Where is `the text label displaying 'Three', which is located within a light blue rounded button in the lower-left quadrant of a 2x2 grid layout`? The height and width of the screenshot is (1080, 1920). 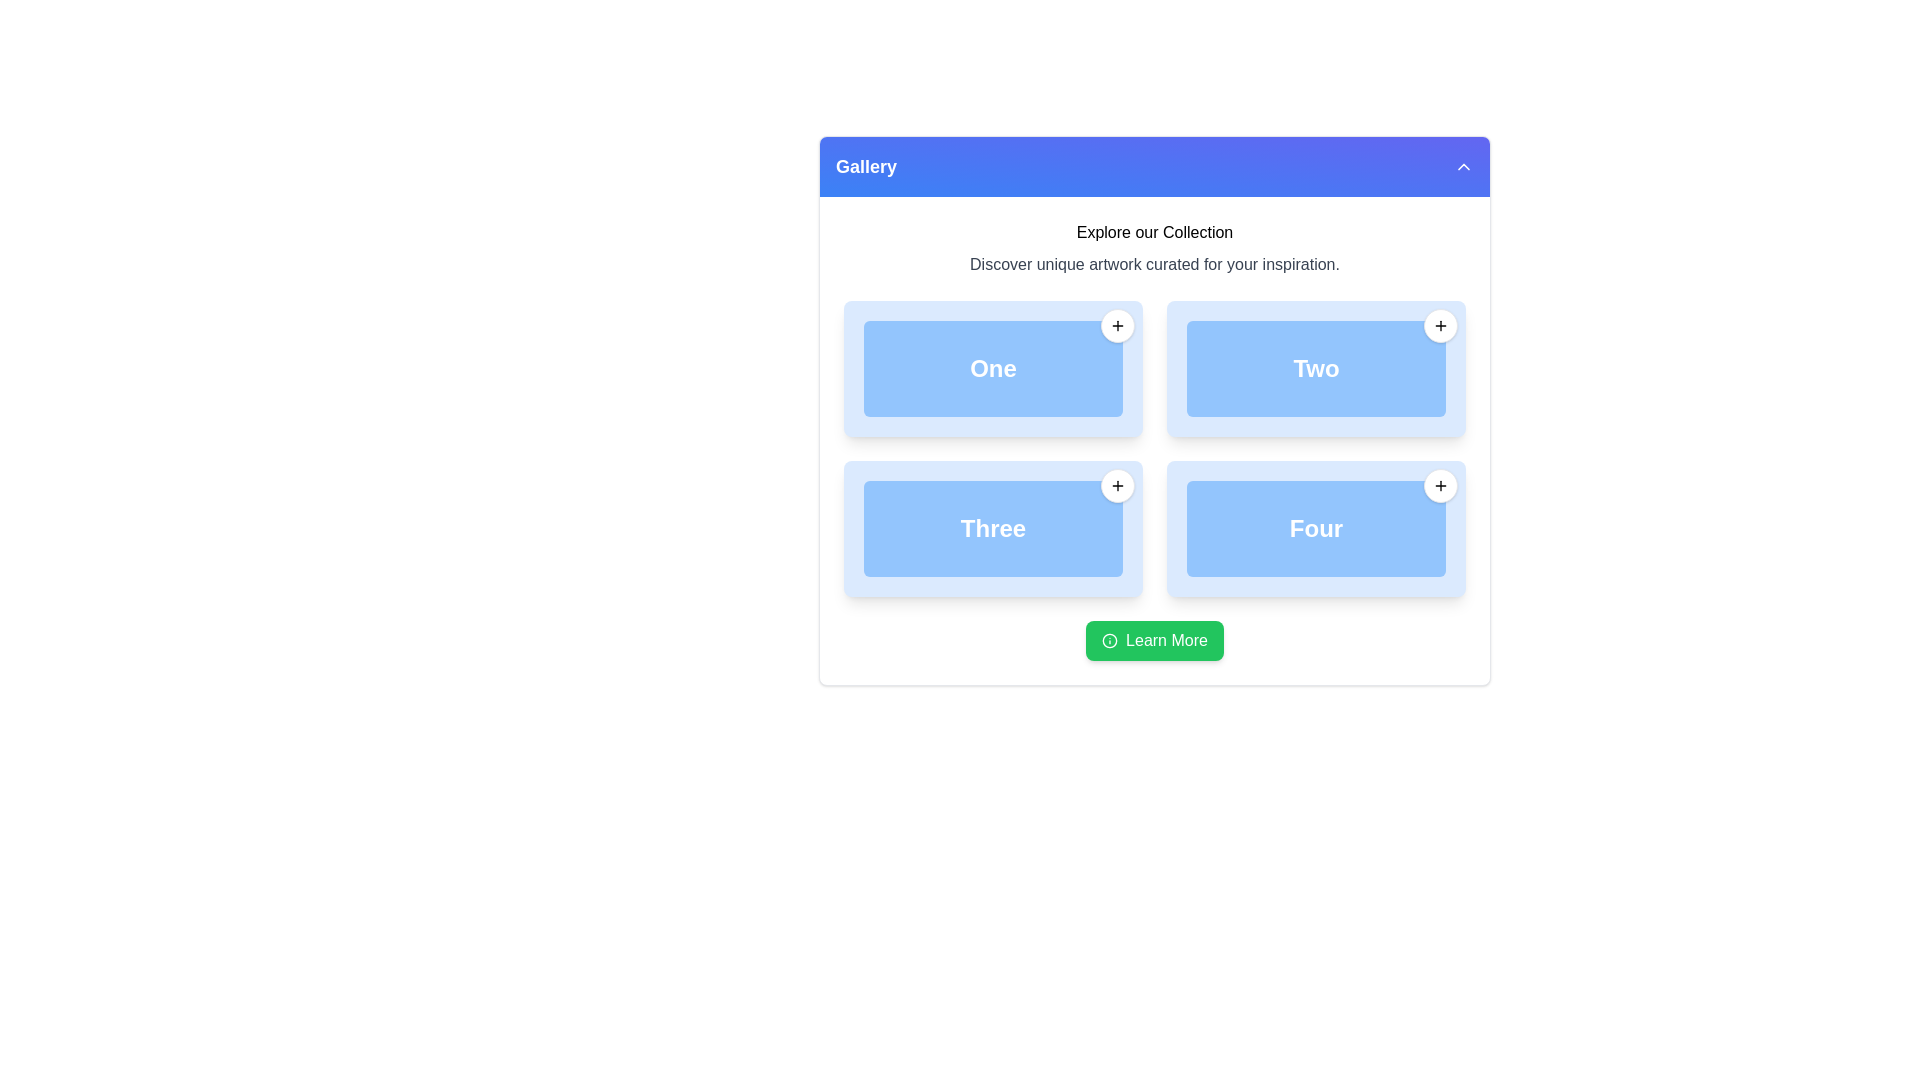
the text label displaying 'Three', which is located within a light blue rounded button in the lower-left quadrant of a 2x2 grid layout is located at coordinates (993, 527).